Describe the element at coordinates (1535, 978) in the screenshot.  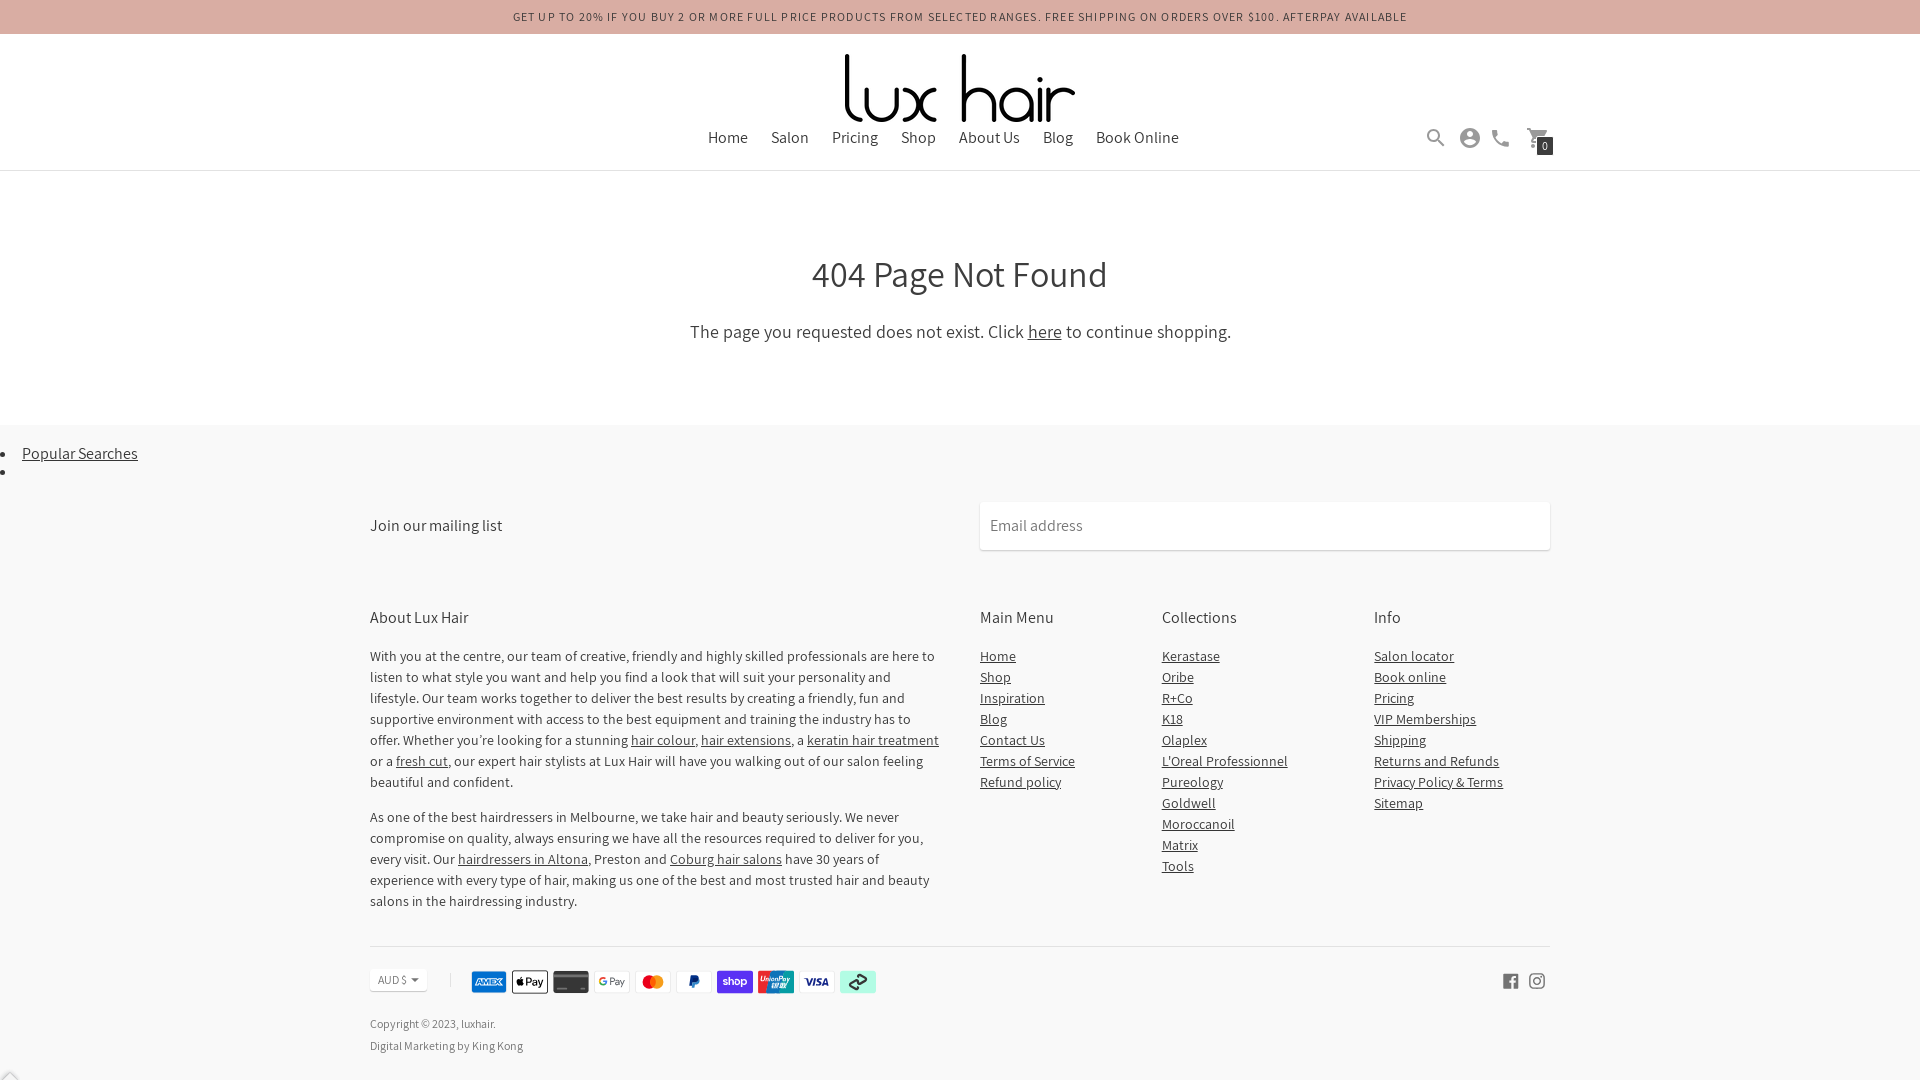
I see `'luxhair on Instagram'` at that location.